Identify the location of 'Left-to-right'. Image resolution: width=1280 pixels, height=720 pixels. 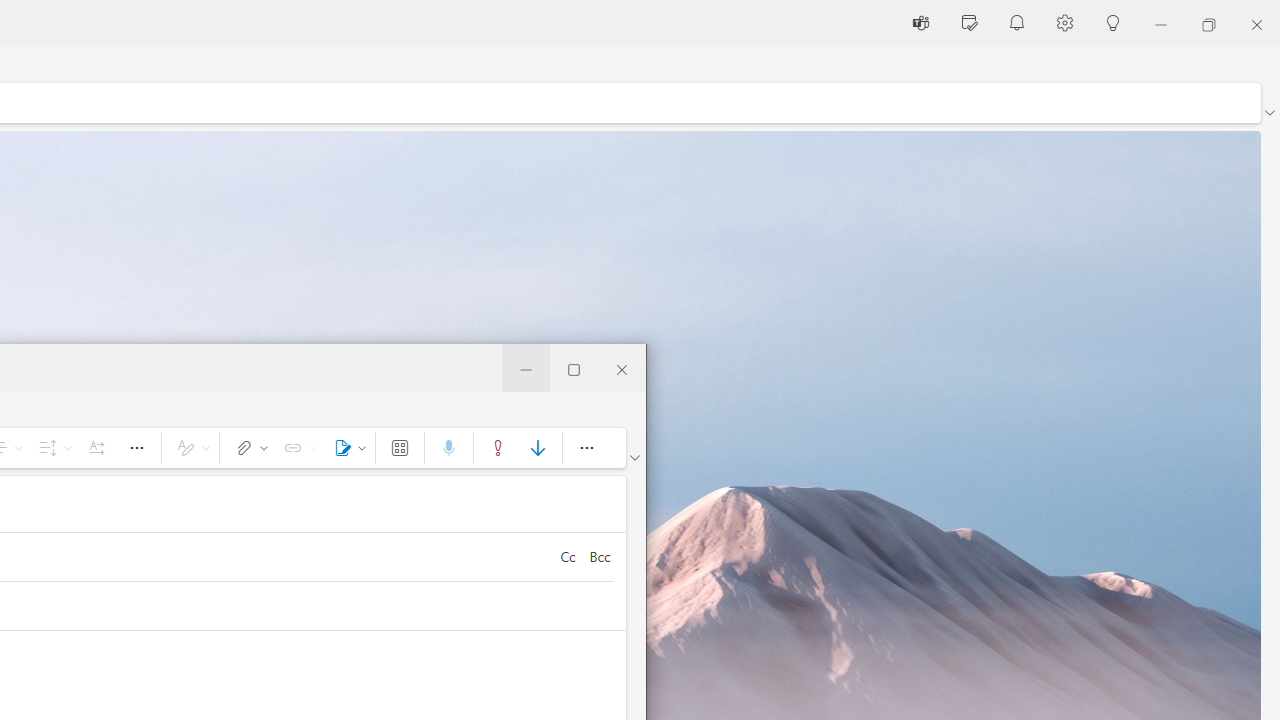
(95, 446).